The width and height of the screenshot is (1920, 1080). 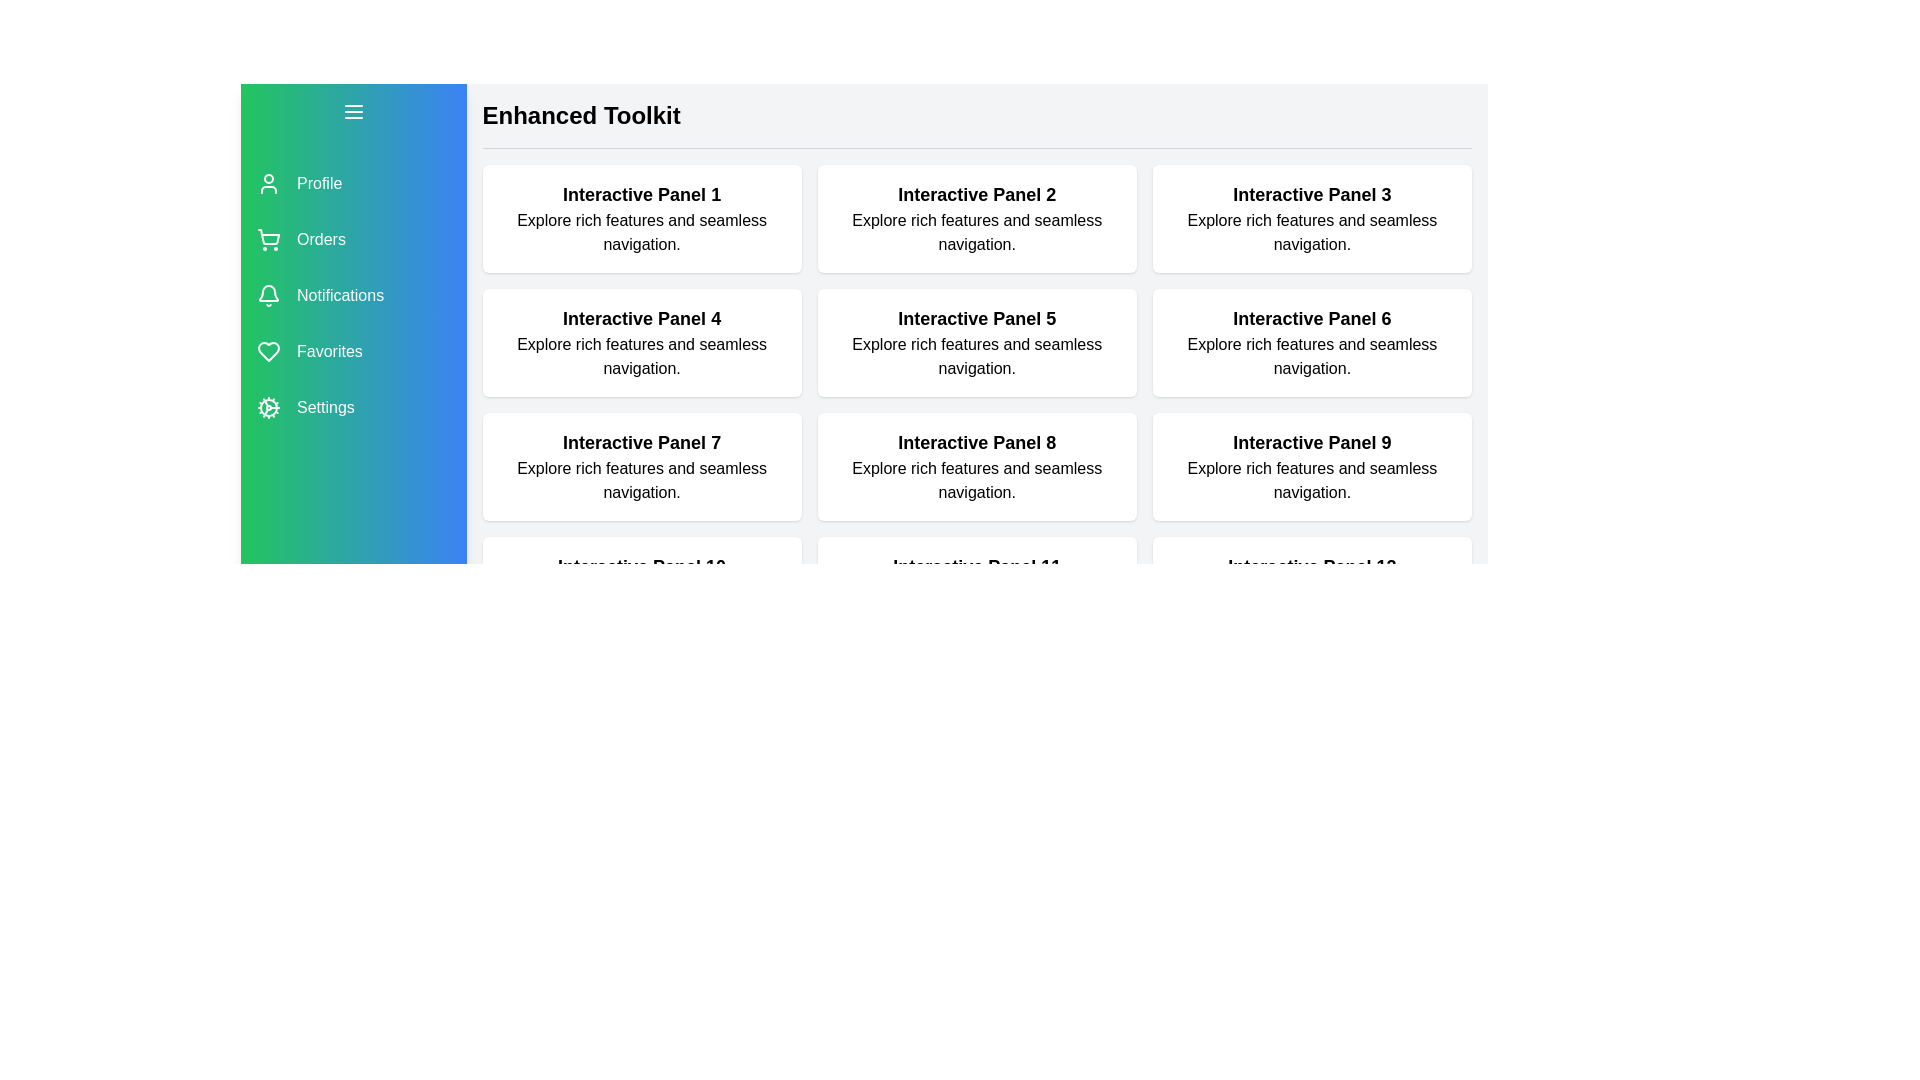 What do you see at coordinates (353, 238) in the screenshot?
I see `the menu item labeled Orders` at bounding box center [353, 238].